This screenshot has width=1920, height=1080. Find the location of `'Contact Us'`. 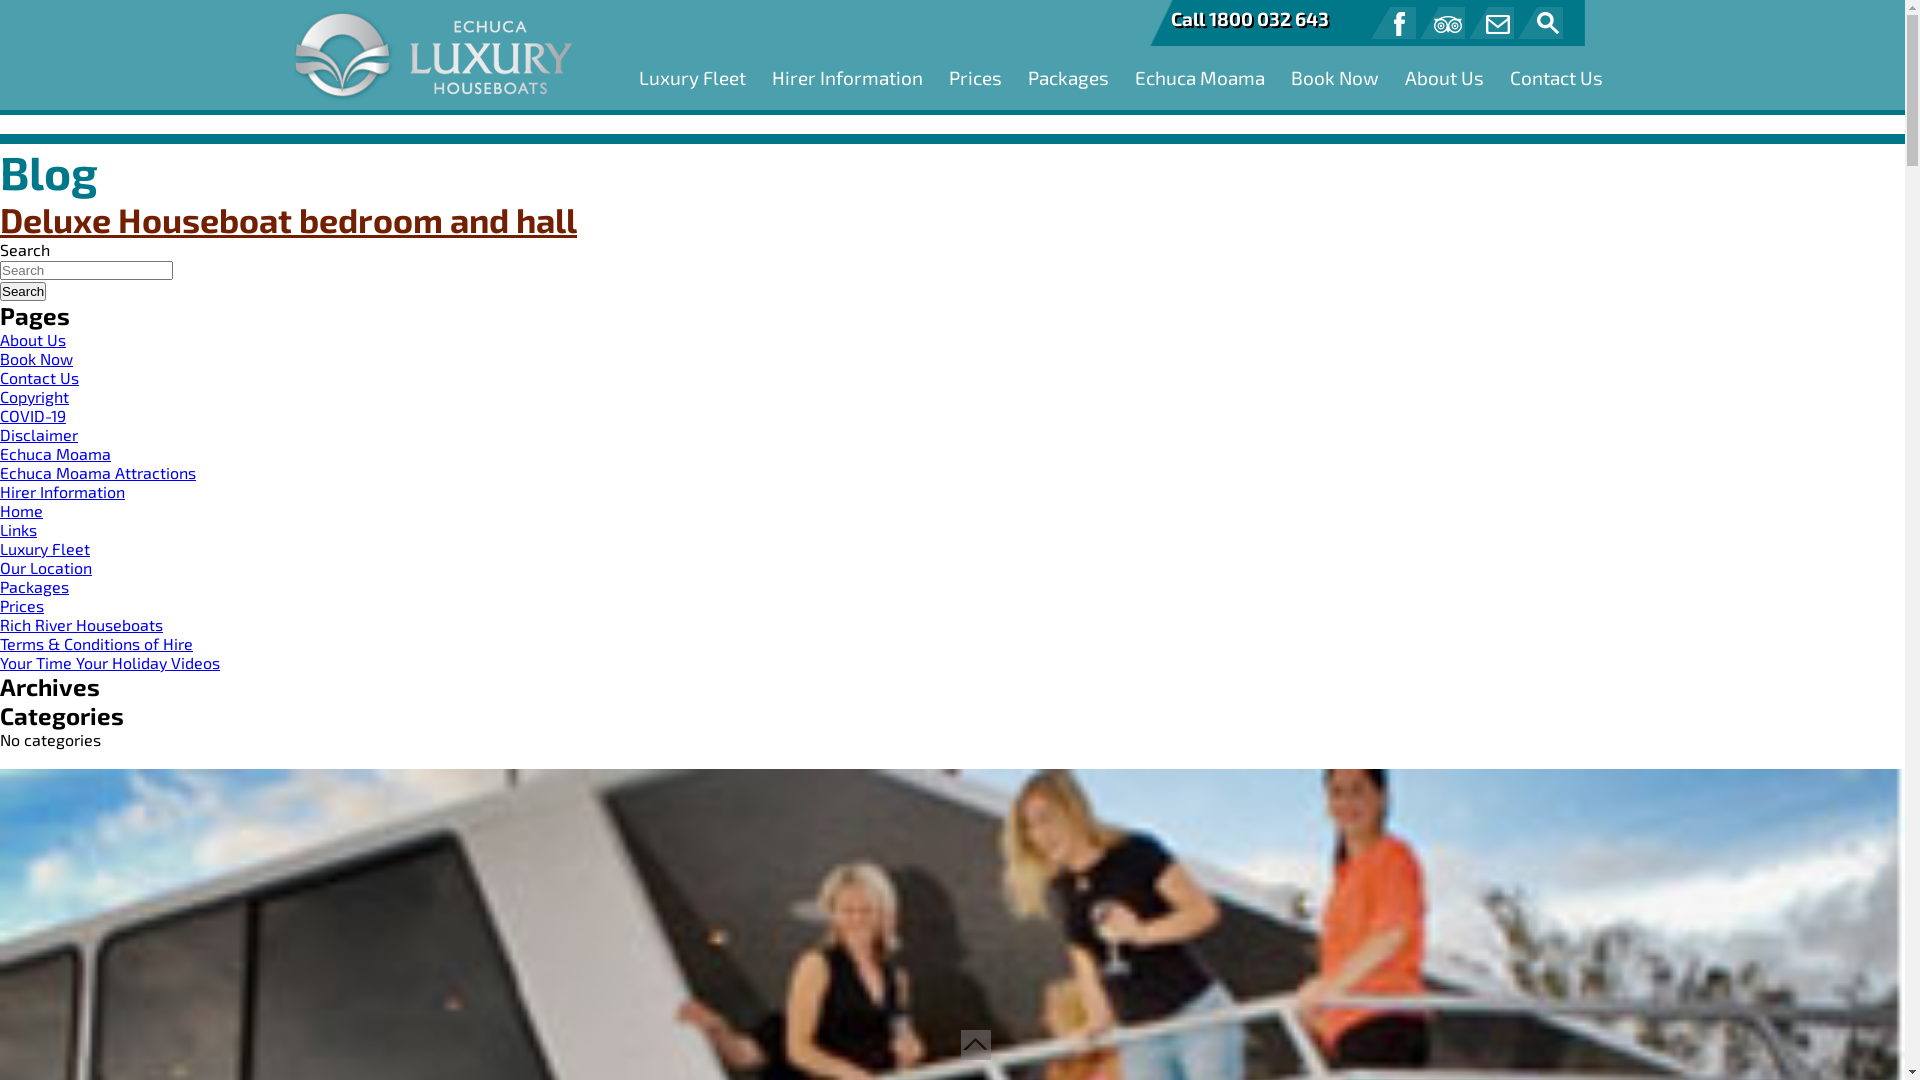

'Contact Us' is located at coordinates (39, 377).